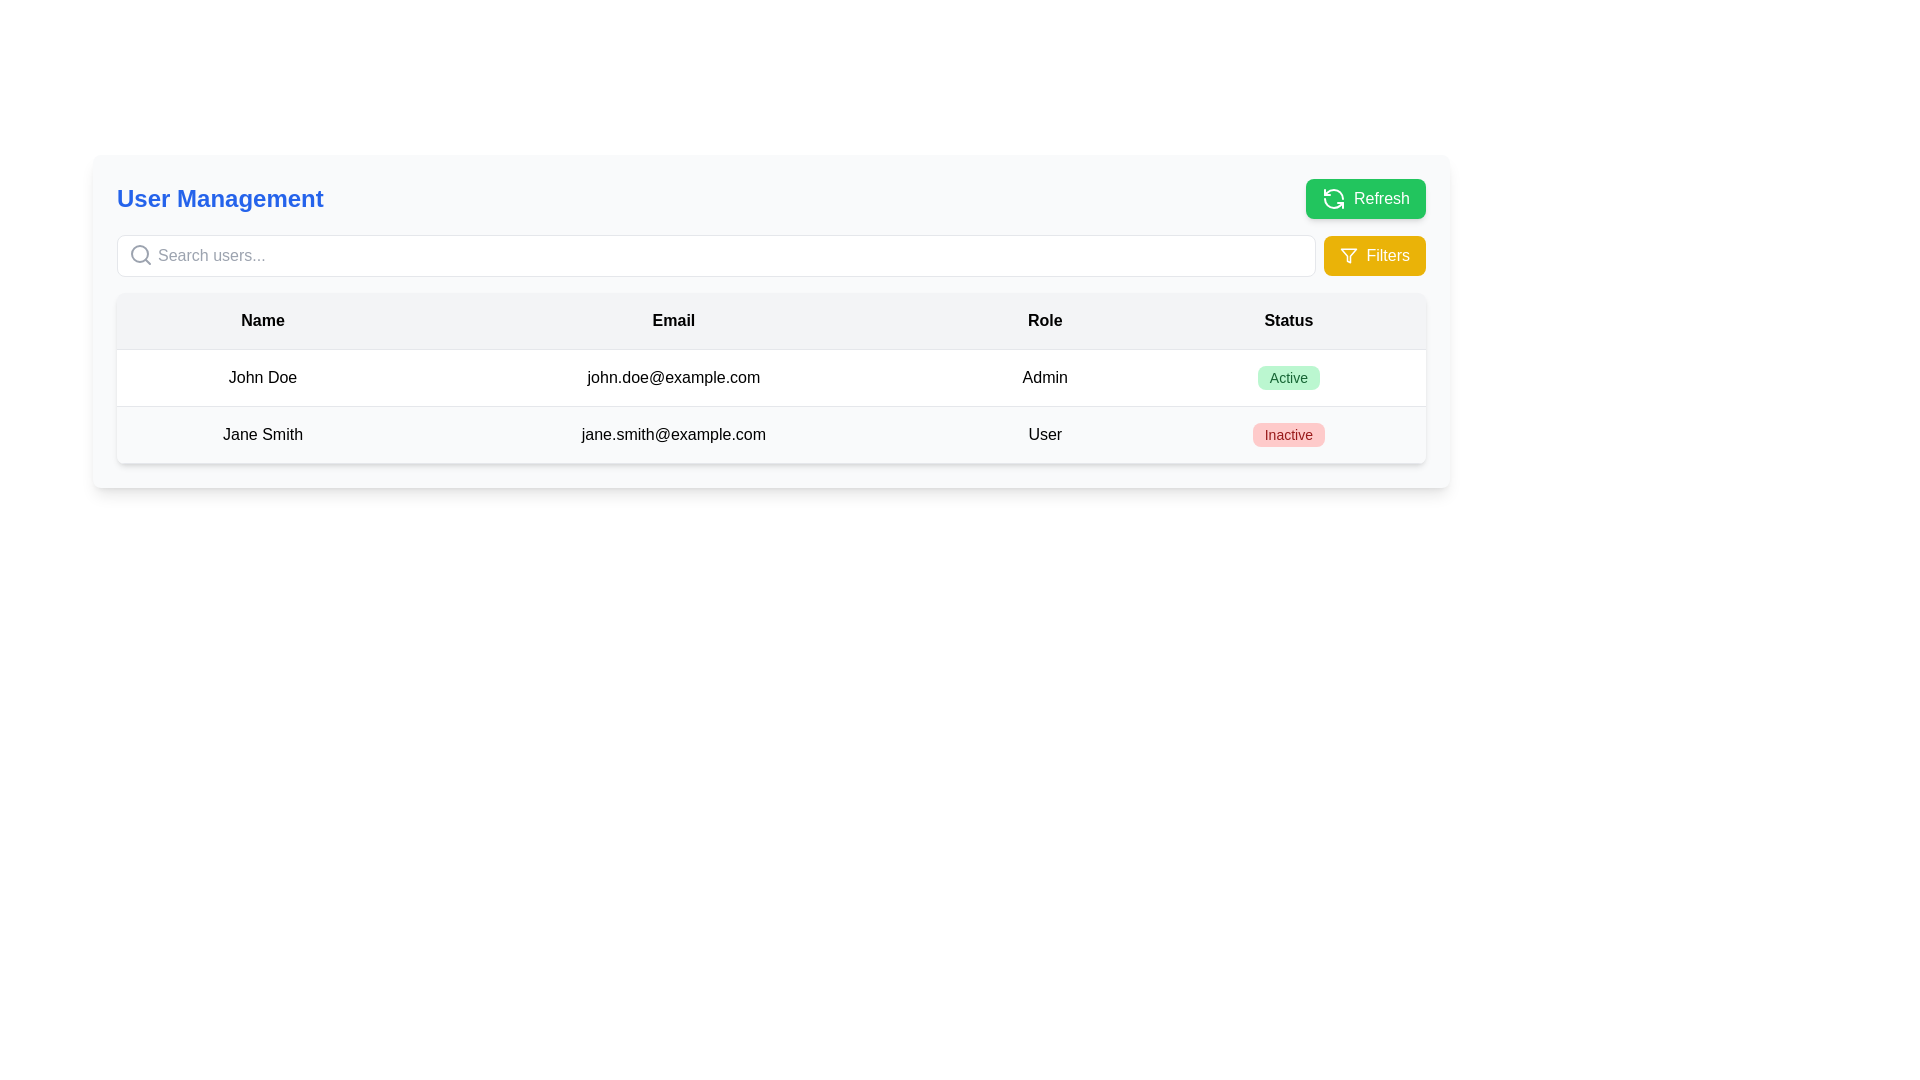 The image size is (1920, 1080). Describe the element at coordinates (1349, 254) in the screenshot. I see `the filter icon located within the yellow 'Filters' button in the top-right section of the interface to potentially reveal tooltips` at that location.